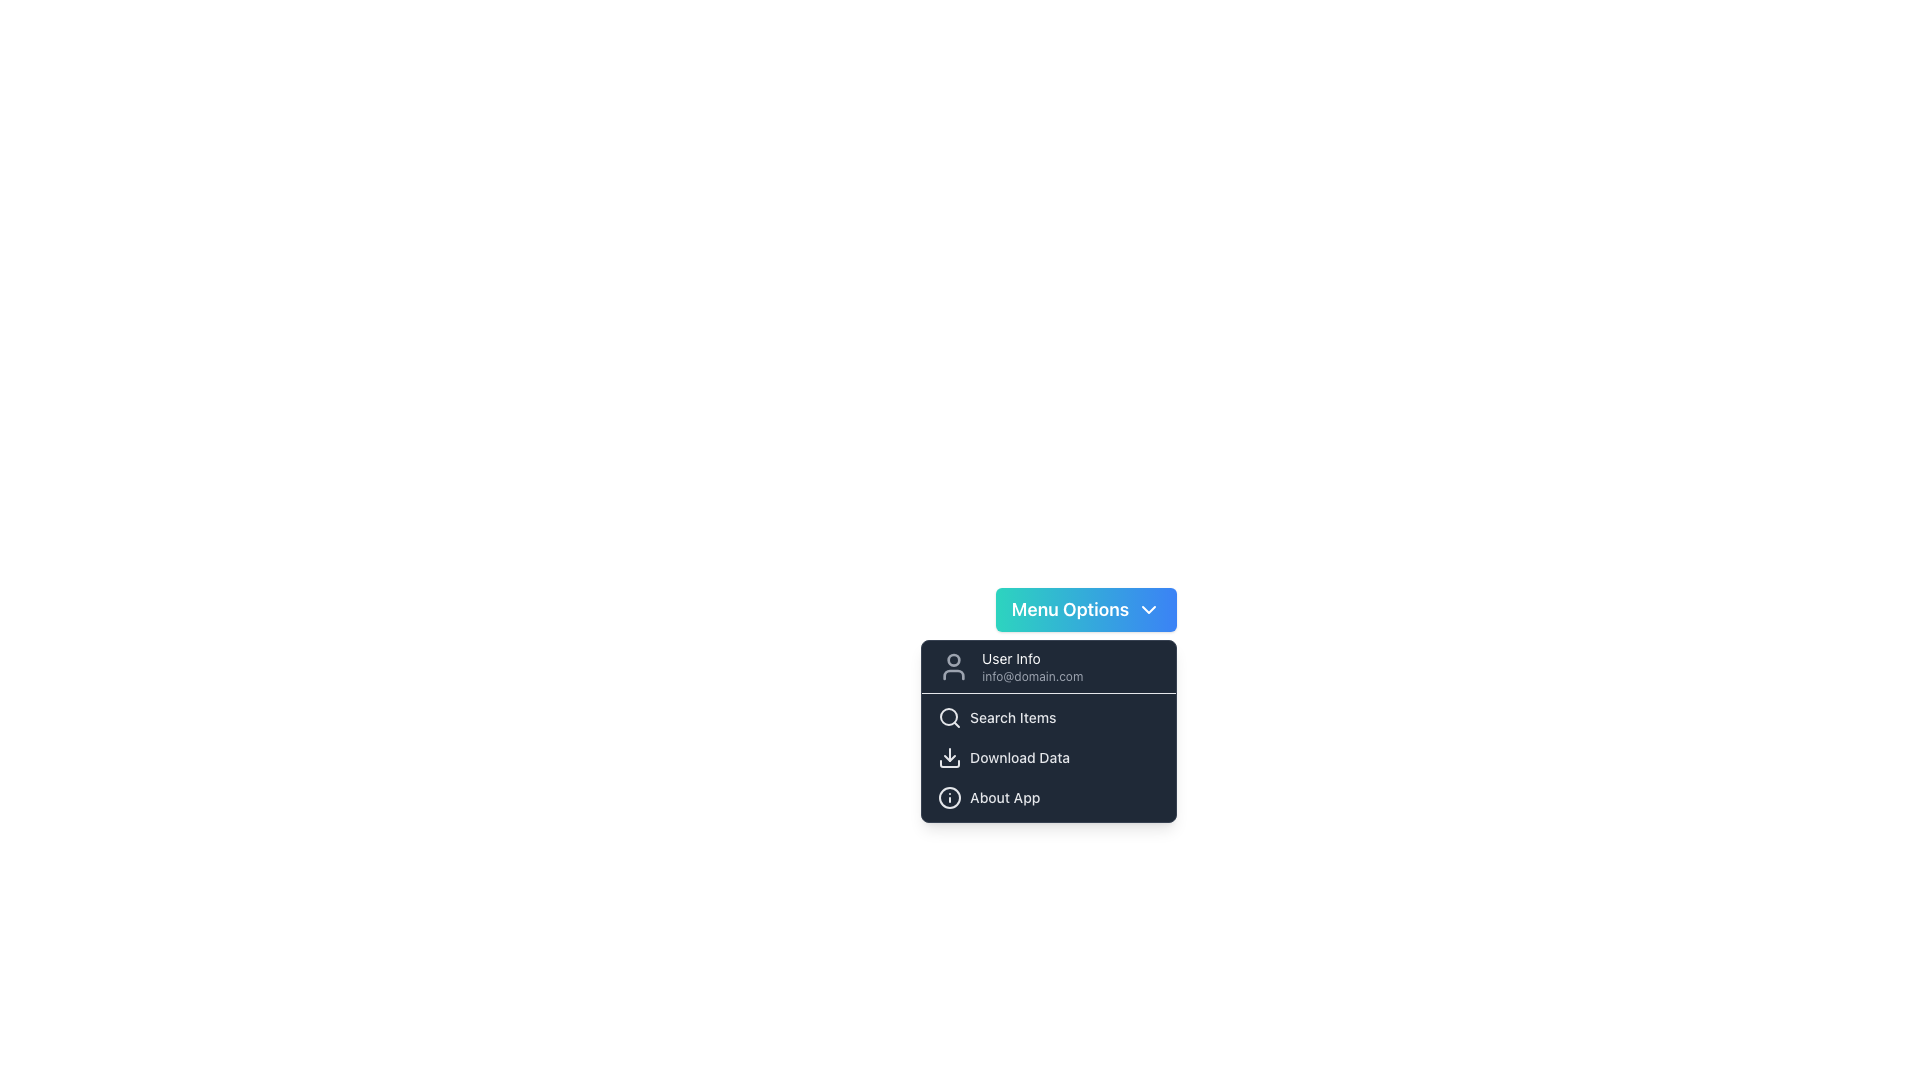  I want to click on the user profile icon, which is the first item in the 'User Info' section, located to the left of the associated text information, so click(953, 667).